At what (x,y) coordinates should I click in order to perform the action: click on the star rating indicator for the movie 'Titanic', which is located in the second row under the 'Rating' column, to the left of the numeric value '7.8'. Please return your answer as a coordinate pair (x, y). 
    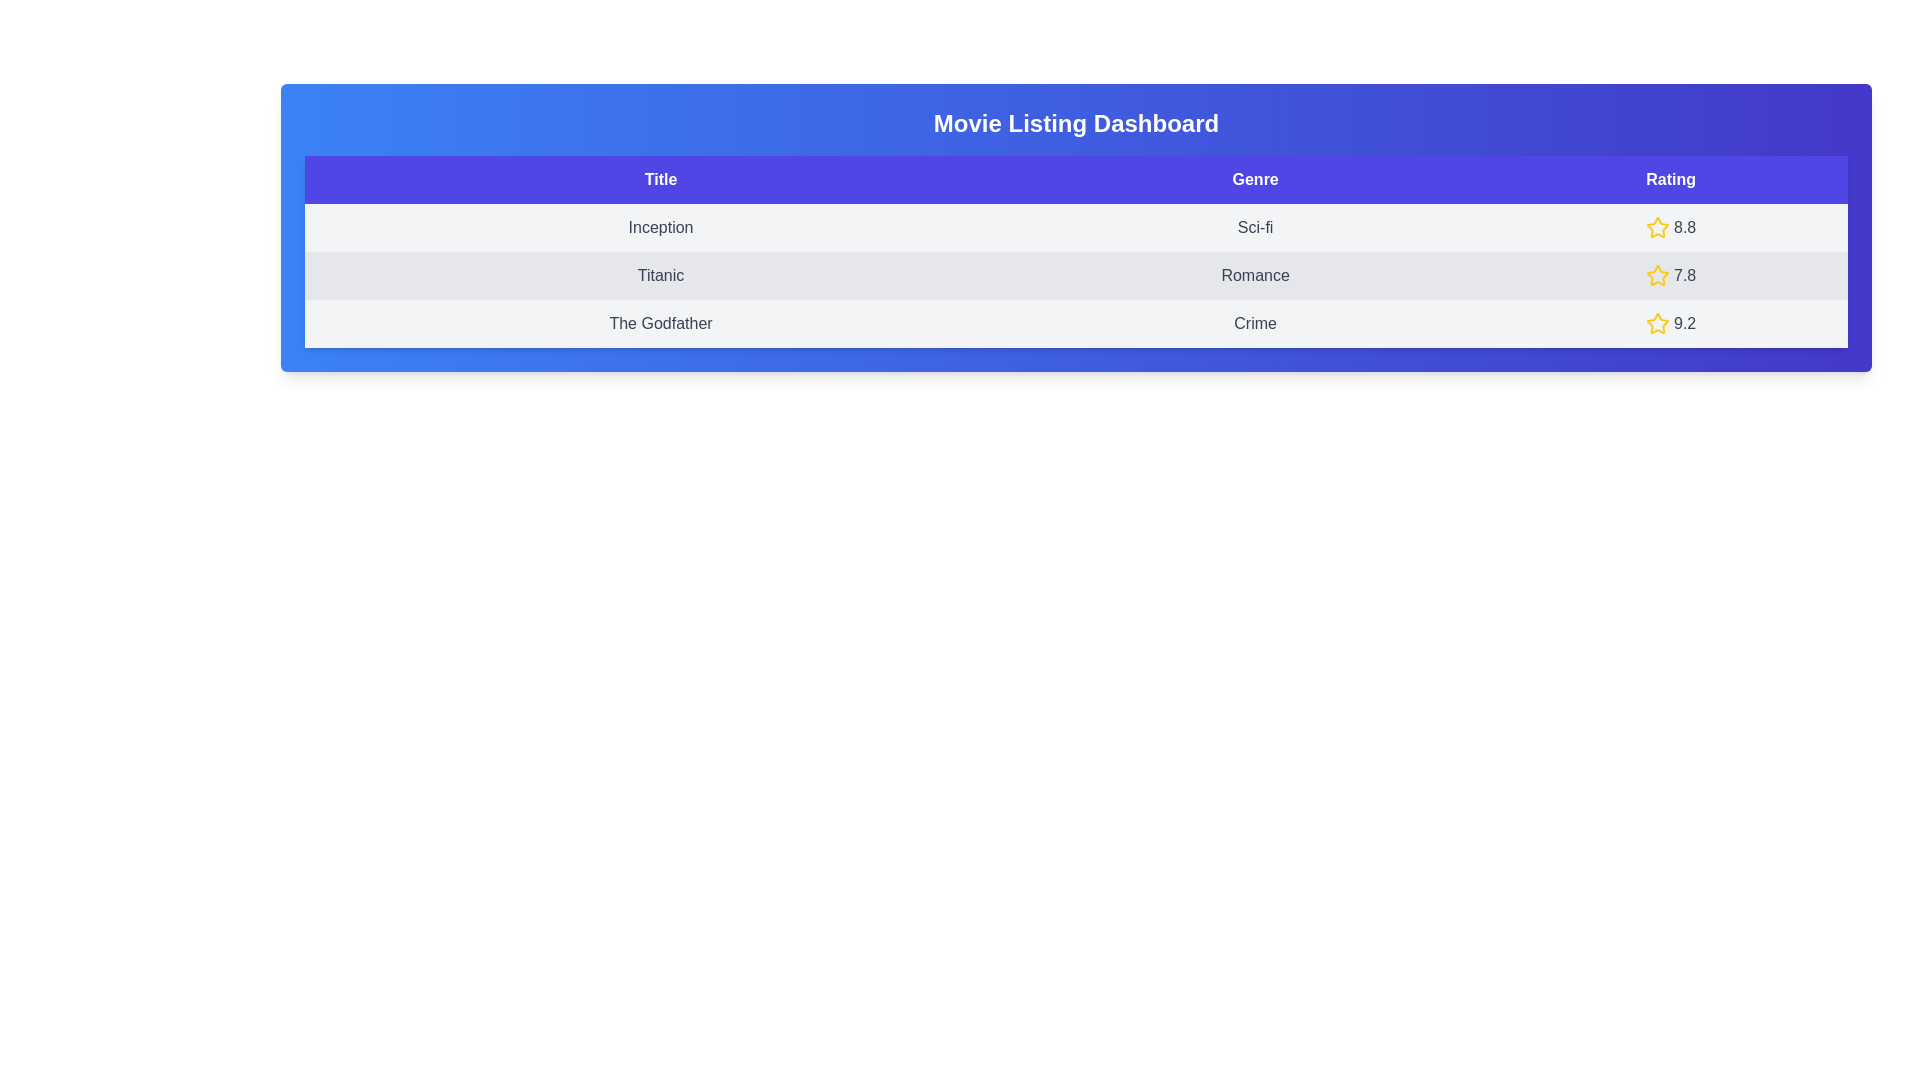
    Looking at the image, I should click on (1657, 276).